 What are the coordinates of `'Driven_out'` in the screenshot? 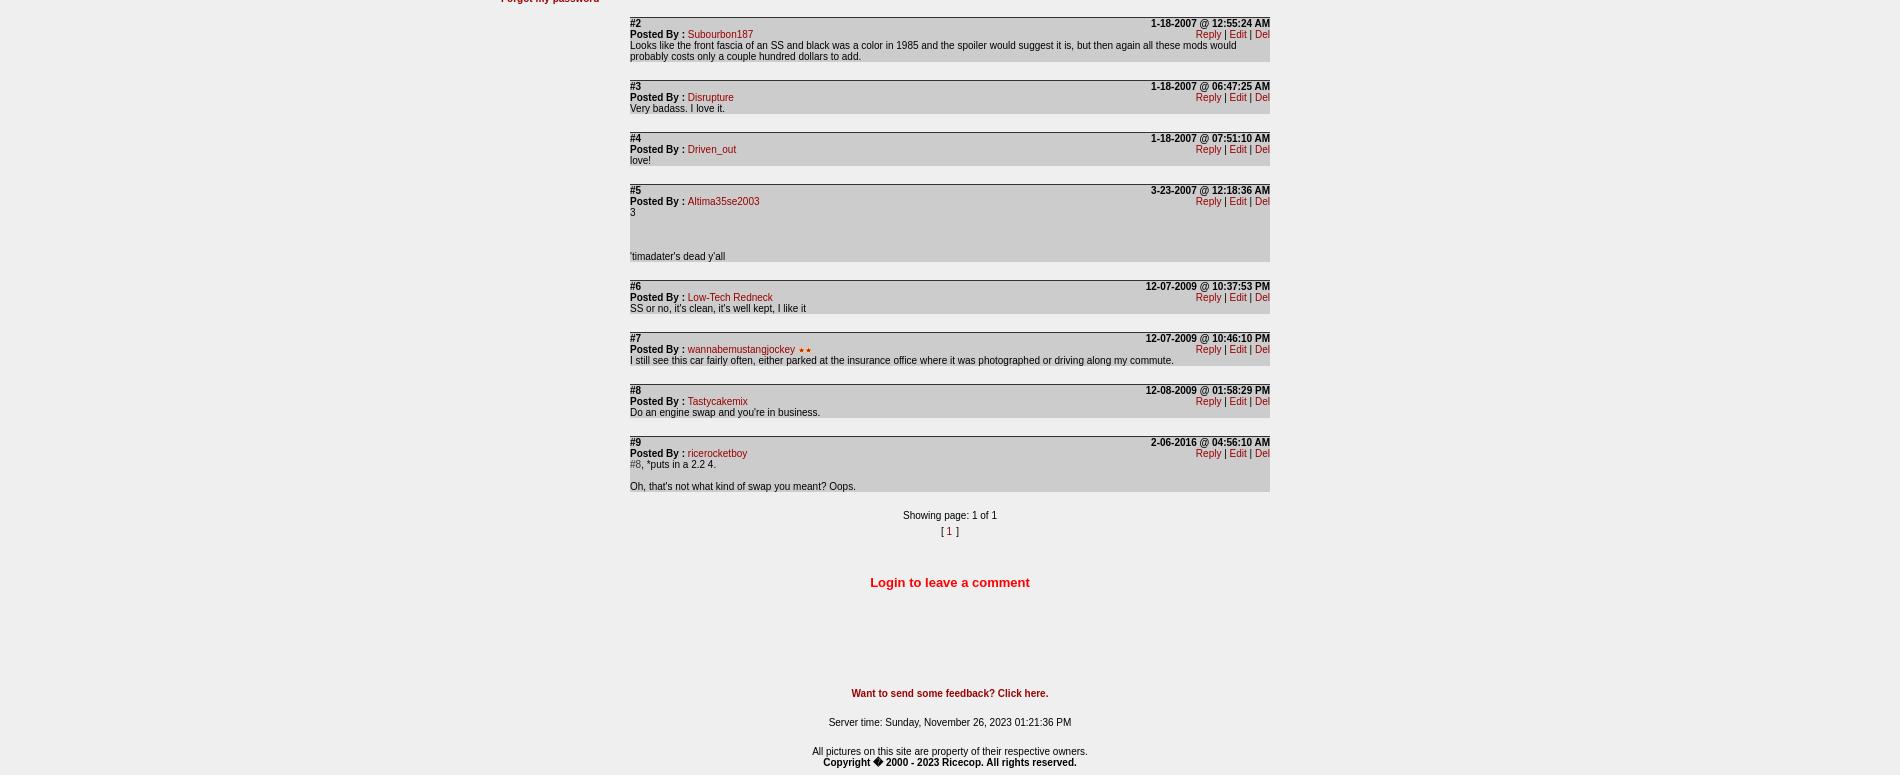 It's located at (687, 148).